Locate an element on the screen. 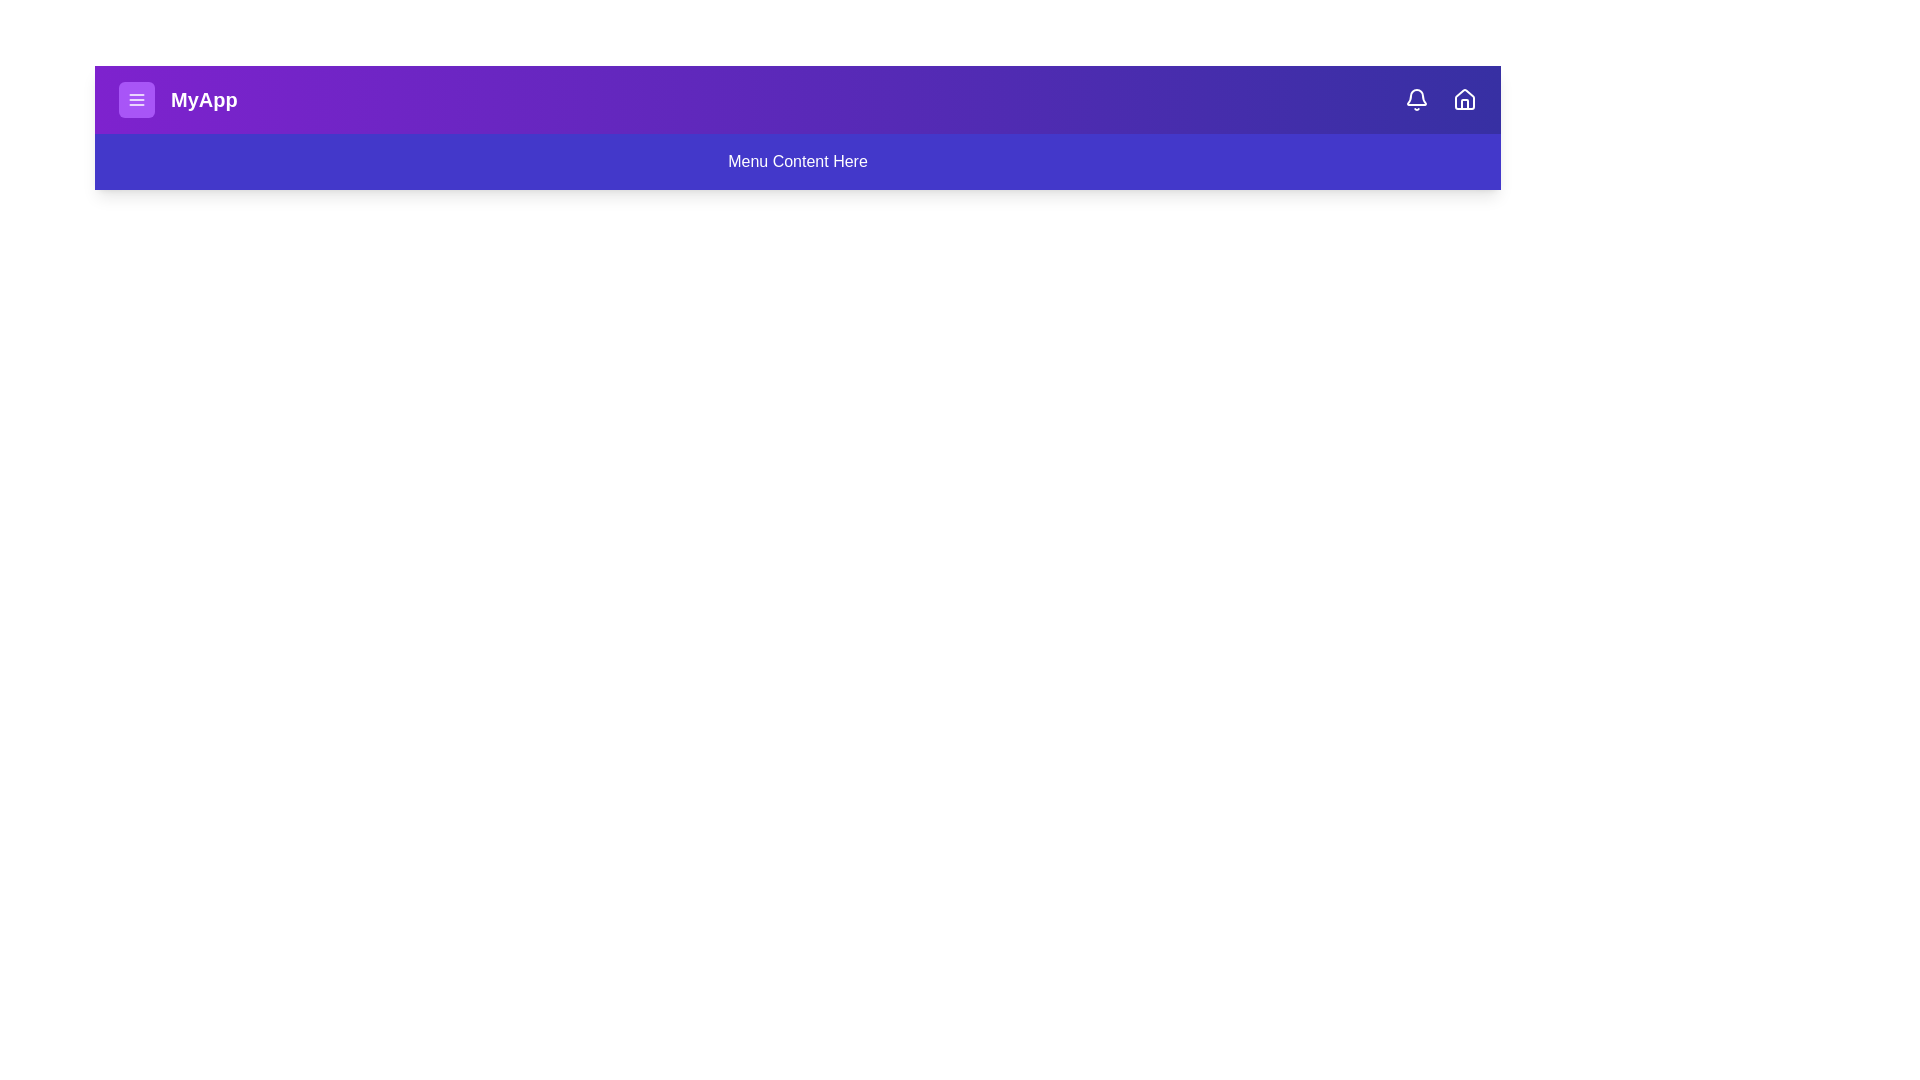 The width and height of the screenshot is (1920, 1080). the application title text 'MyApp' is located at coordinates (203, 100).